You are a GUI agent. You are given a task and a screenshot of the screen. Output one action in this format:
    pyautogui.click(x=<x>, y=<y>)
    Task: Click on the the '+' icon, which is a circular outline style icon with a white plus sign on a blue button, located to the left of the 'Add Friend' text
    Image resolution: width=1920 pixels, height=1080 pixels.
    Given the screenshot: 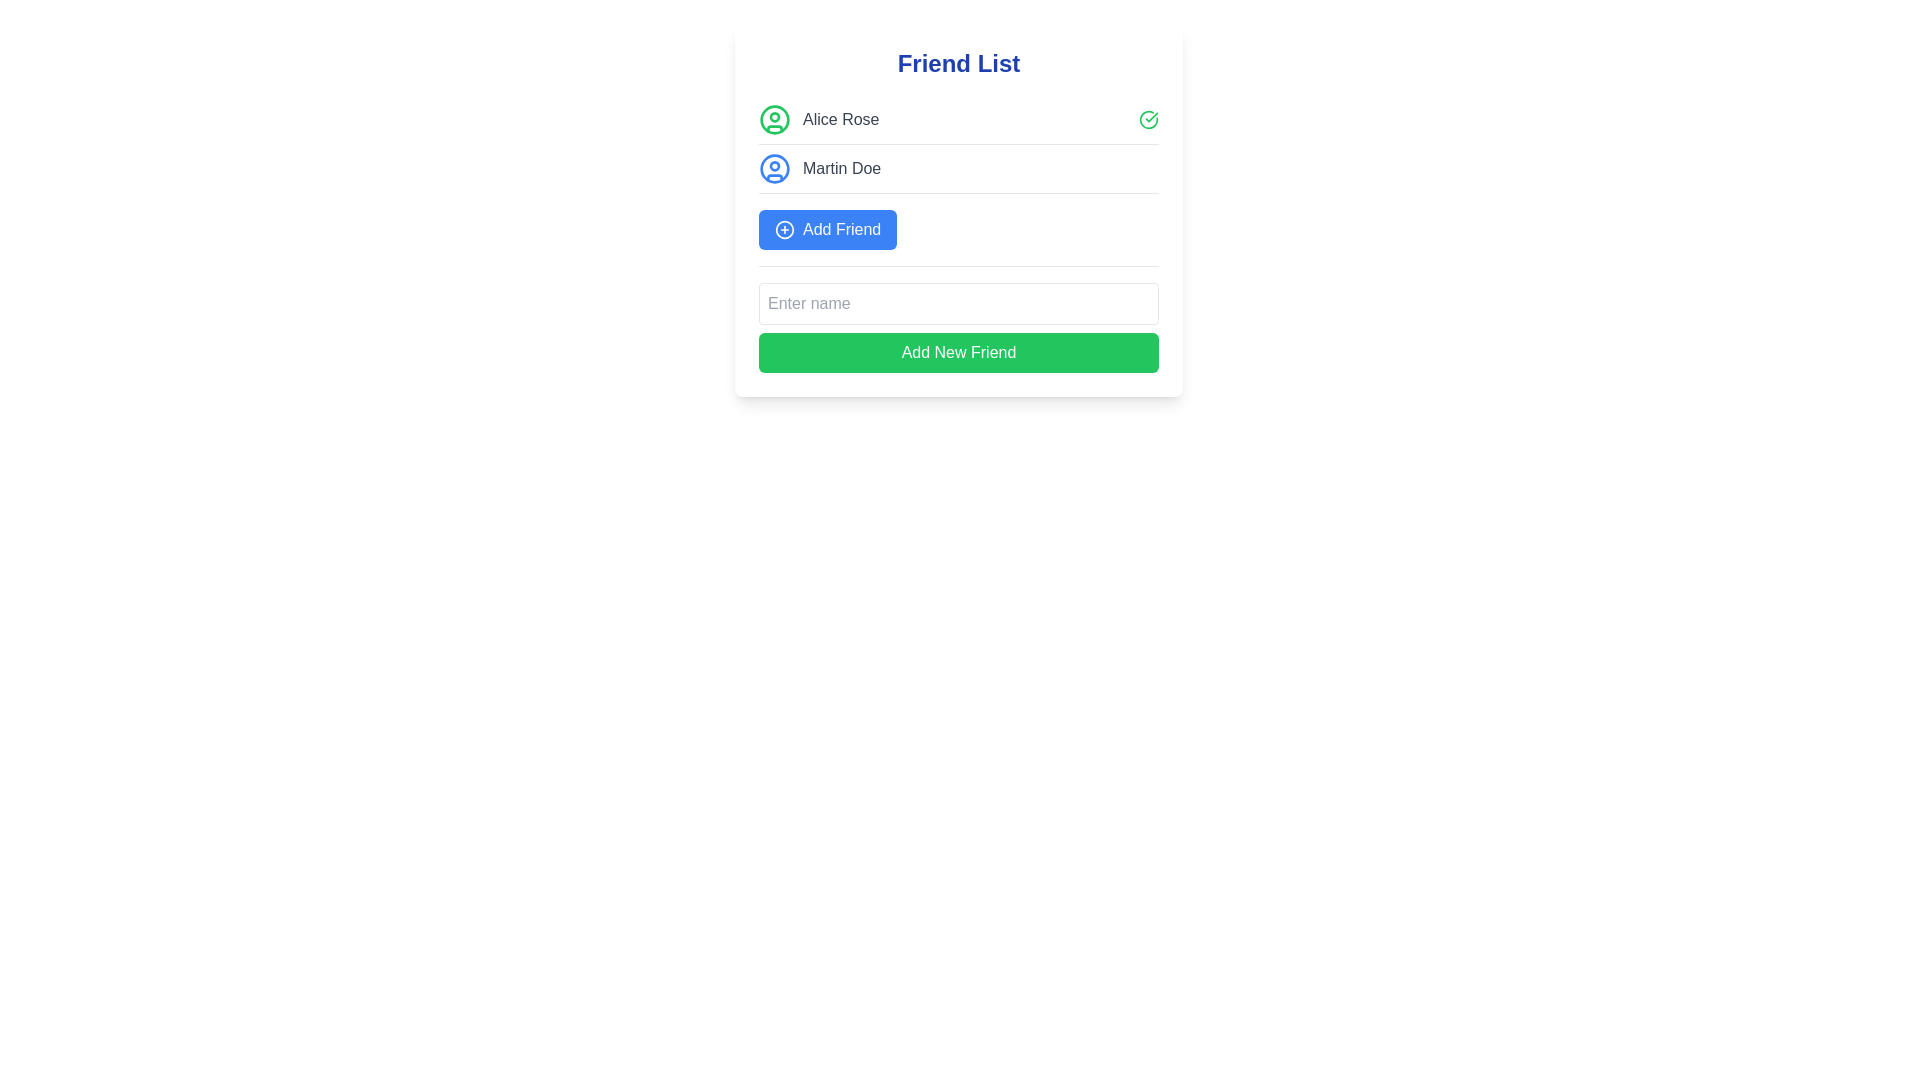 What is the action you would take?
    pyautogui.click(x=784, y=229)
    